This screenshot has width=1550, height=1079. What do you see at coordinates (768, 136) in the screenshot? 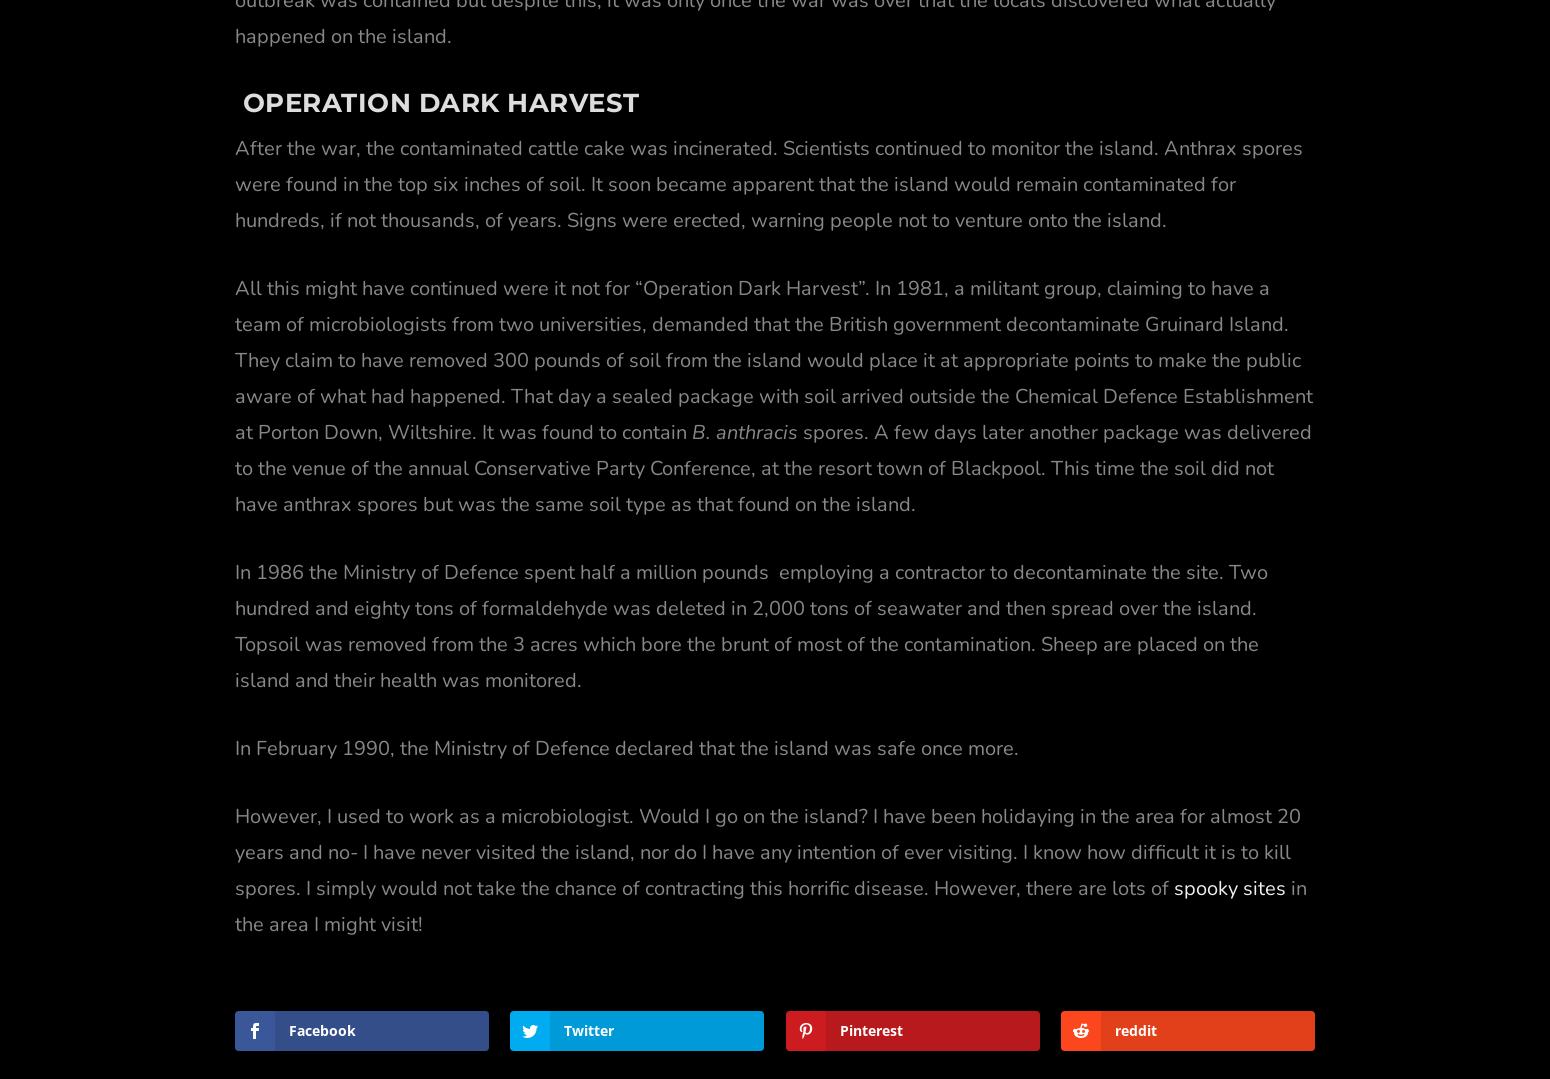
I see `'After the war, the contaminated cattle cake was incinerated. Scientists continued to monitor the island. Anthrax spores were found in the top six inches of soil. It soon became apparent that the island would remain contaminated for hundreds, if not thousands, of years. Signs were erected, warning people not to venture onto the island.'` at bounding box center [768, 136].